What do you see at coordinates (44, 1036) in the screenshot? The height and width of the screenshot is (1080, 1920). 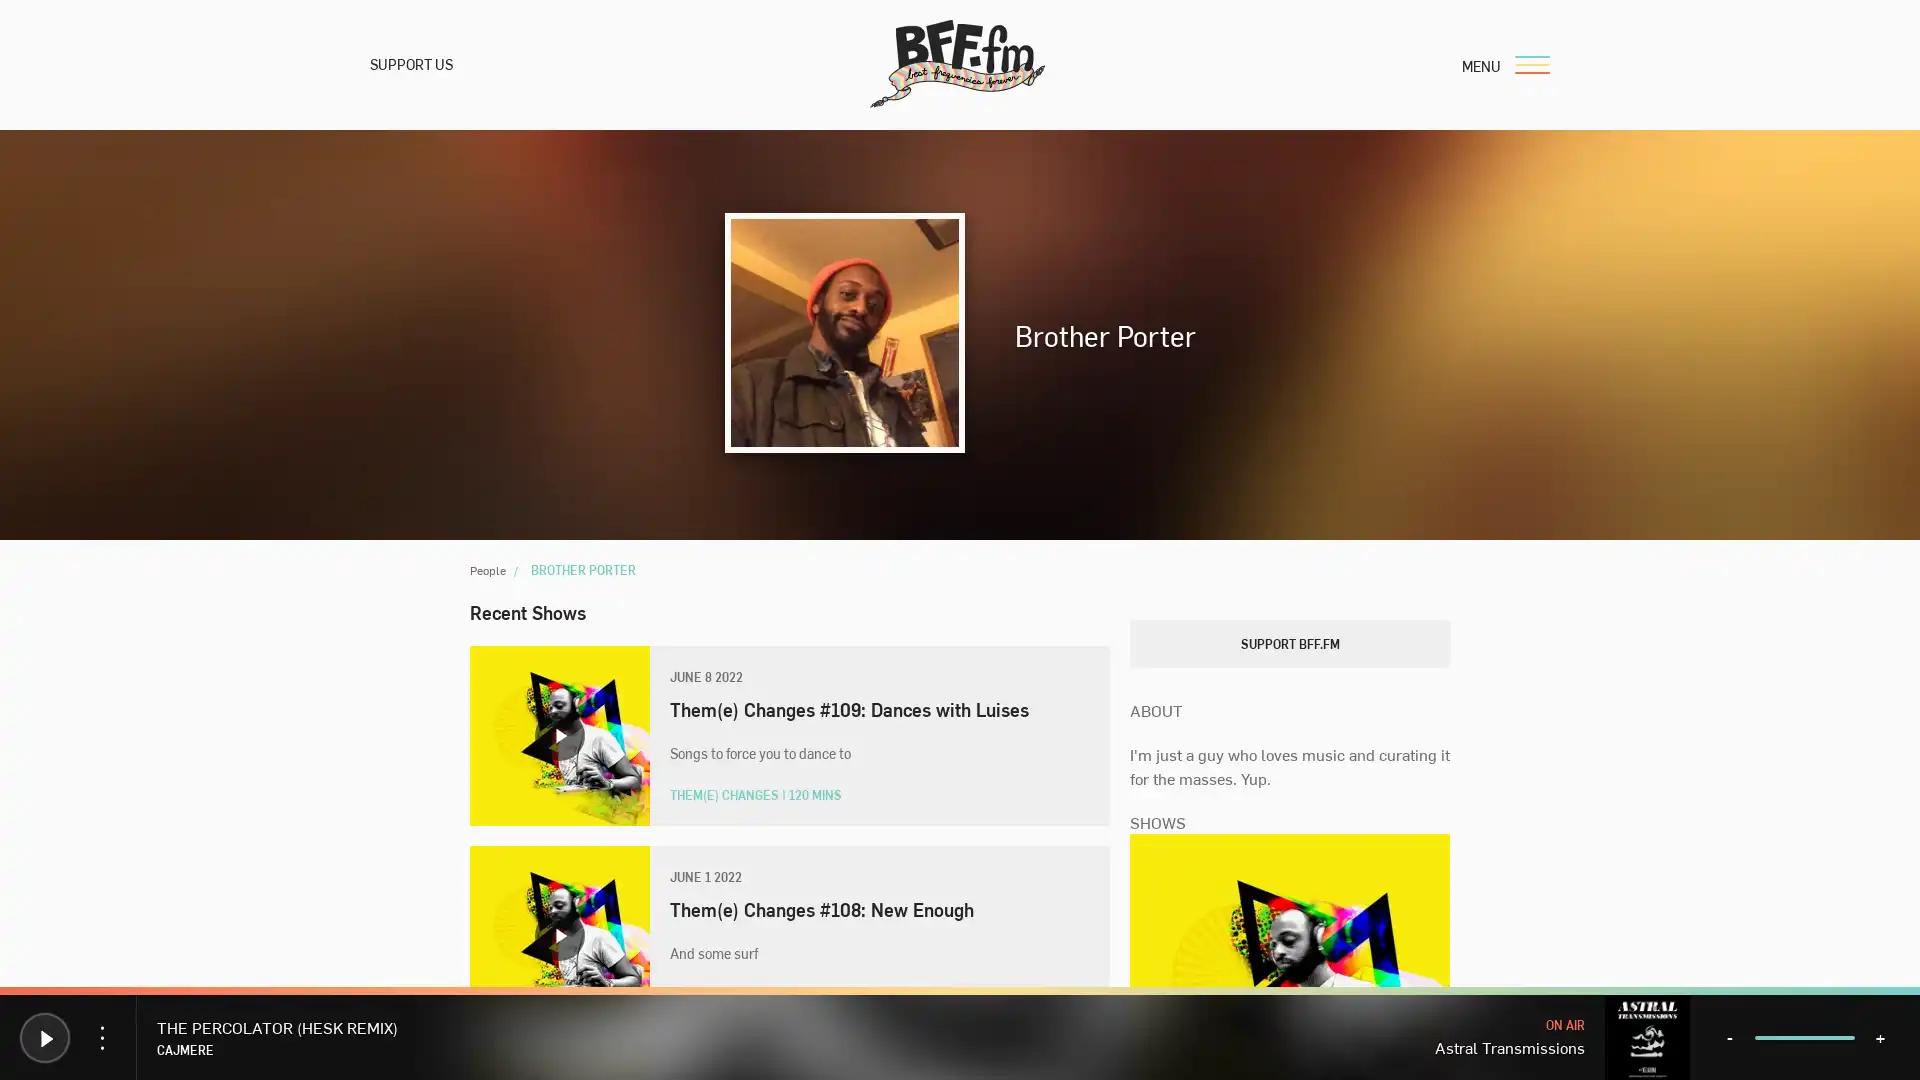 I see `Play` at bounding box center [44, 1036].